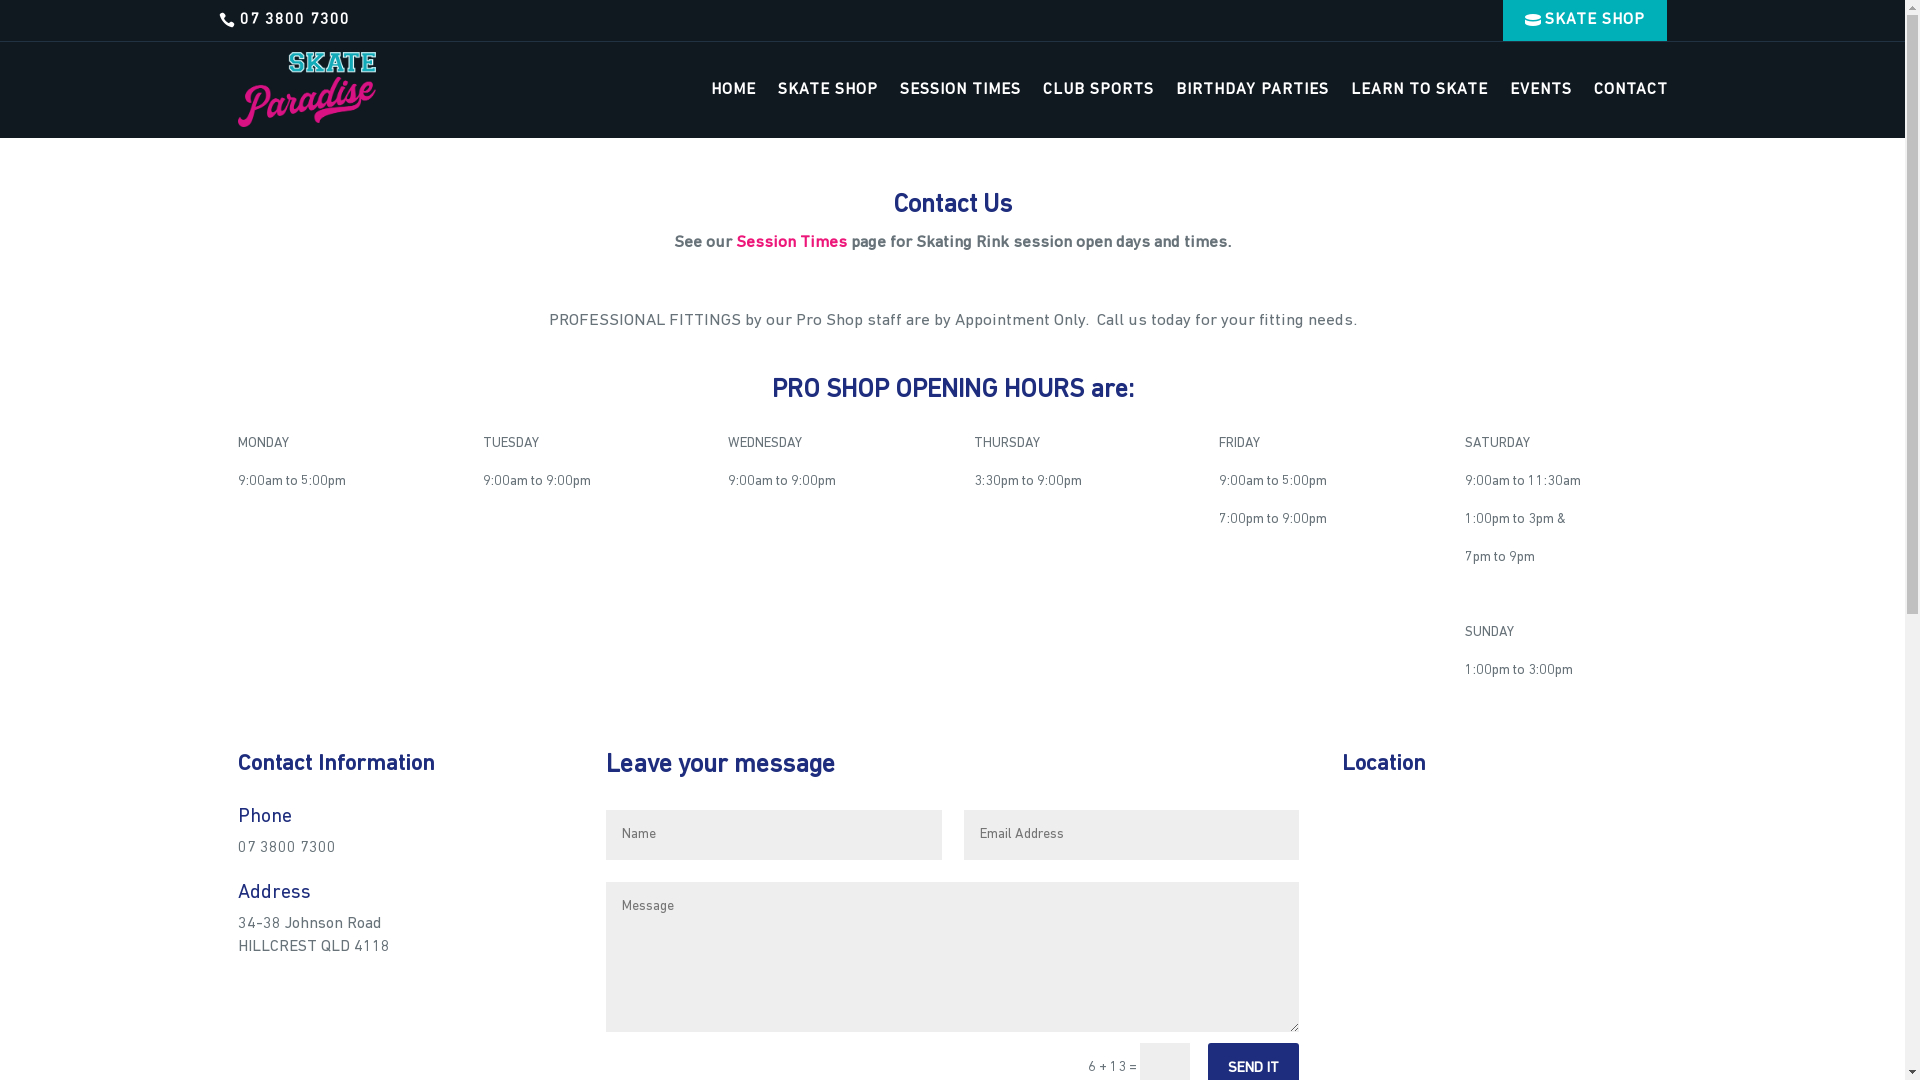  Describe the element at coordinates (1417, 88) in the screenshot. I see `'LEARN TO SKATE'` at that location.